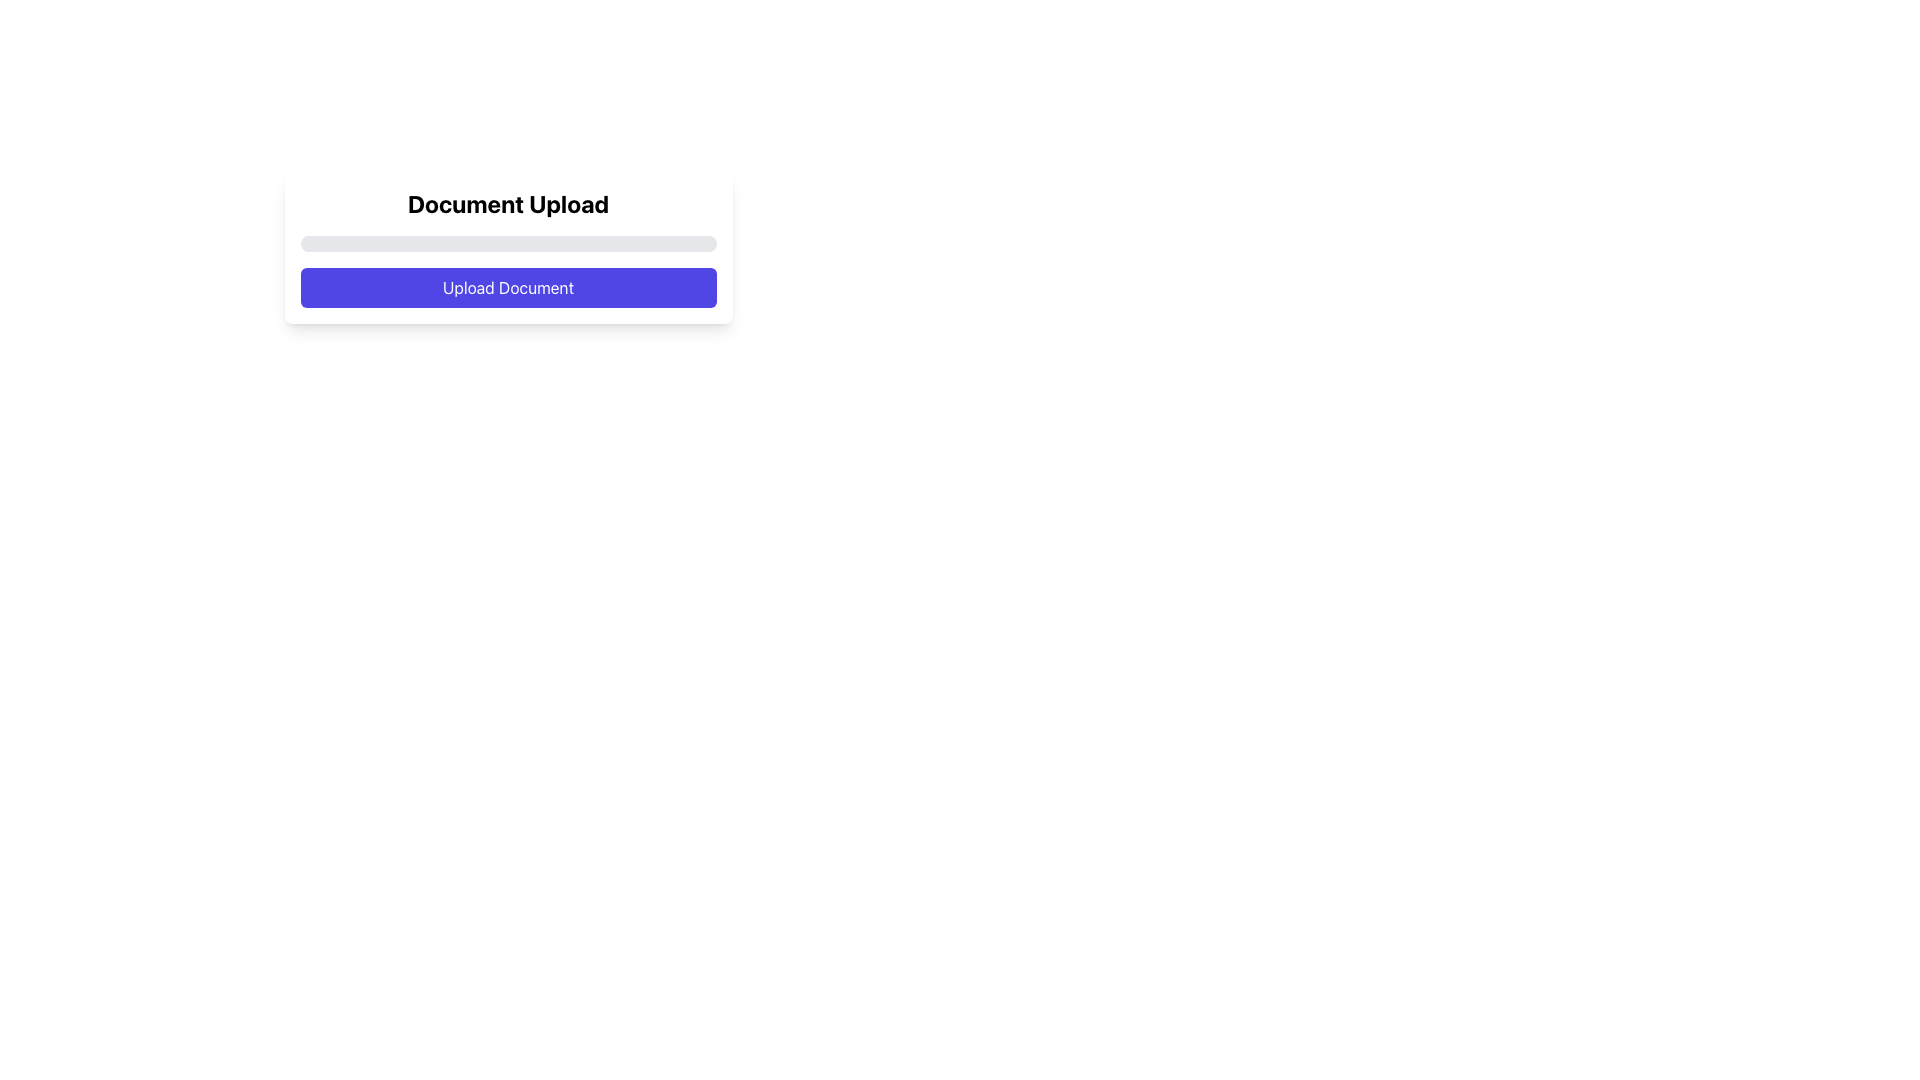 This screenshot has width=1920, height=1080. I want to click on the horizontal progress bar beneath the 'Document Upload' header, so click(508, 242).